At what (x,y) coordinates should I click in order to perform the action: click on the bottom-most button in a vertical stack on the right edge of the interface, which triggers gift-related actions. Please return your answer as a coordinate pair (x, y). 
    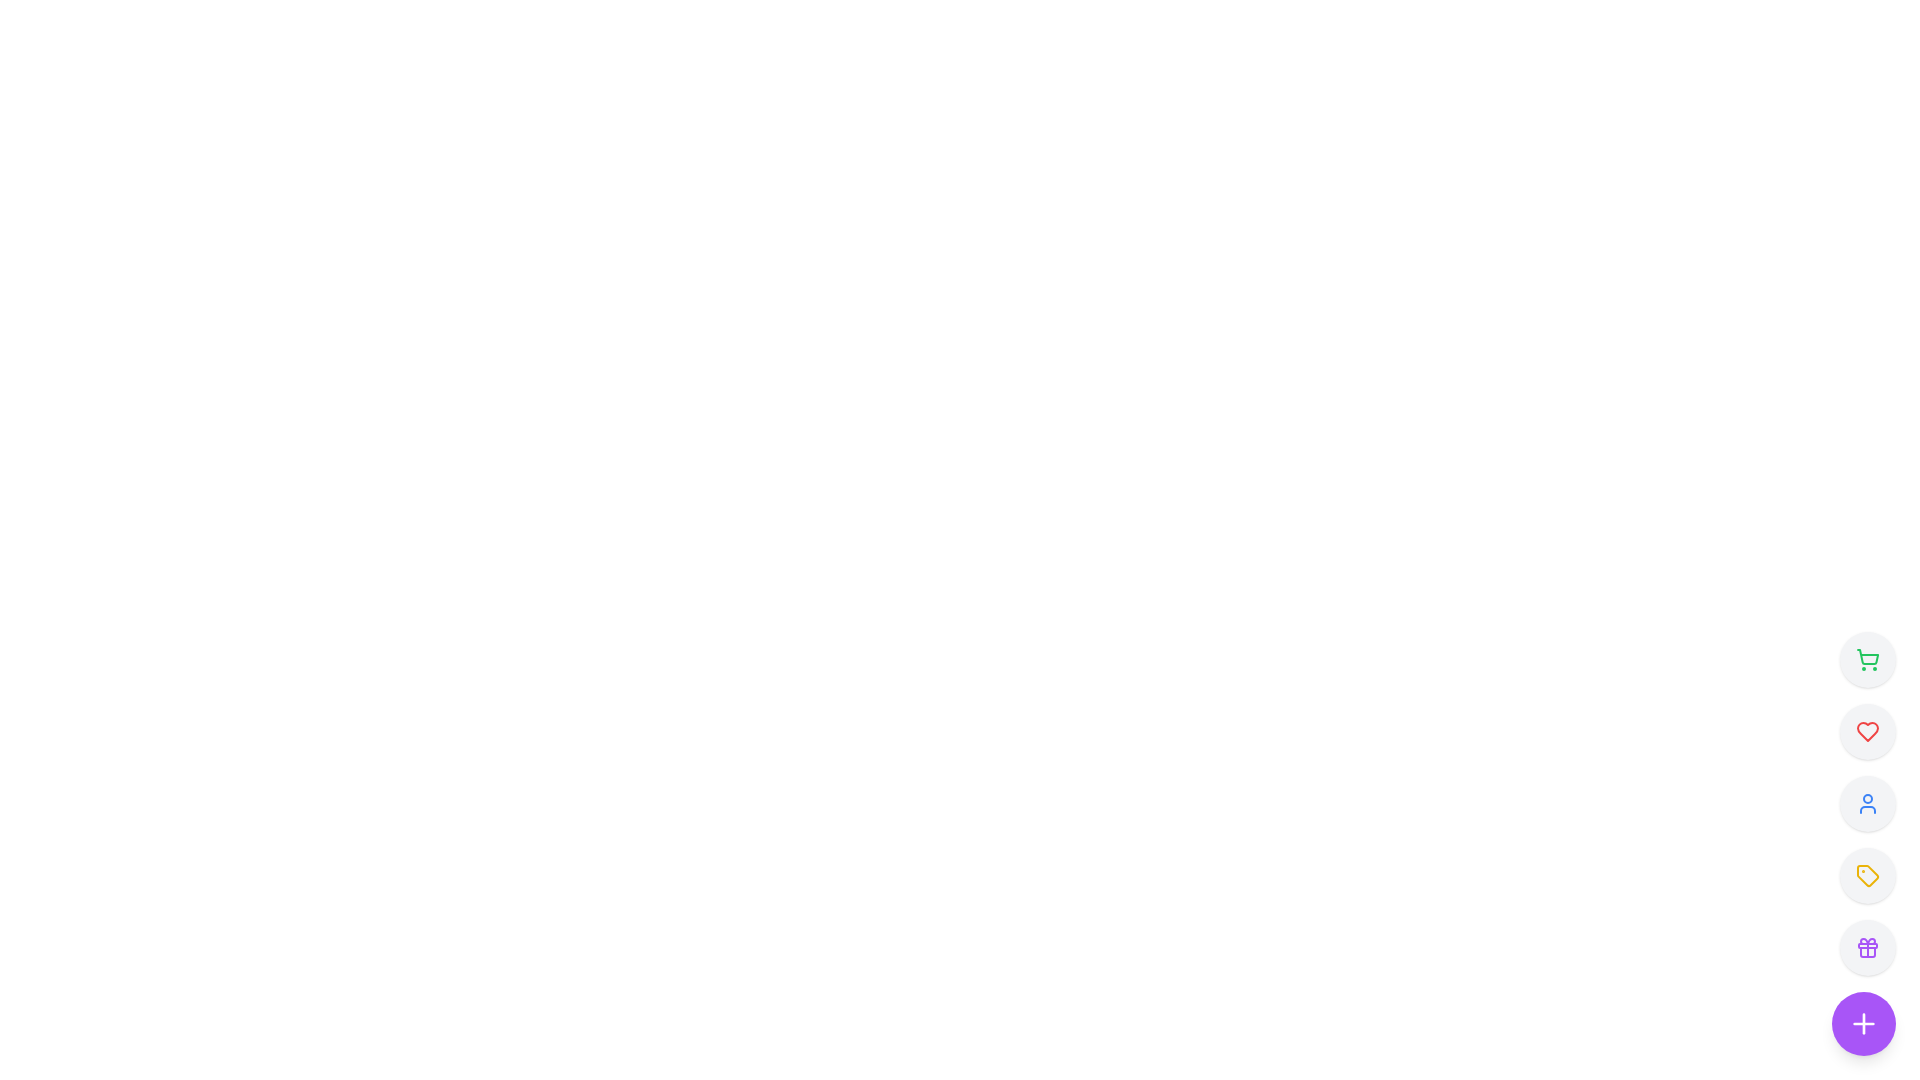
    Looking at the image, I should click on (1866, 947).